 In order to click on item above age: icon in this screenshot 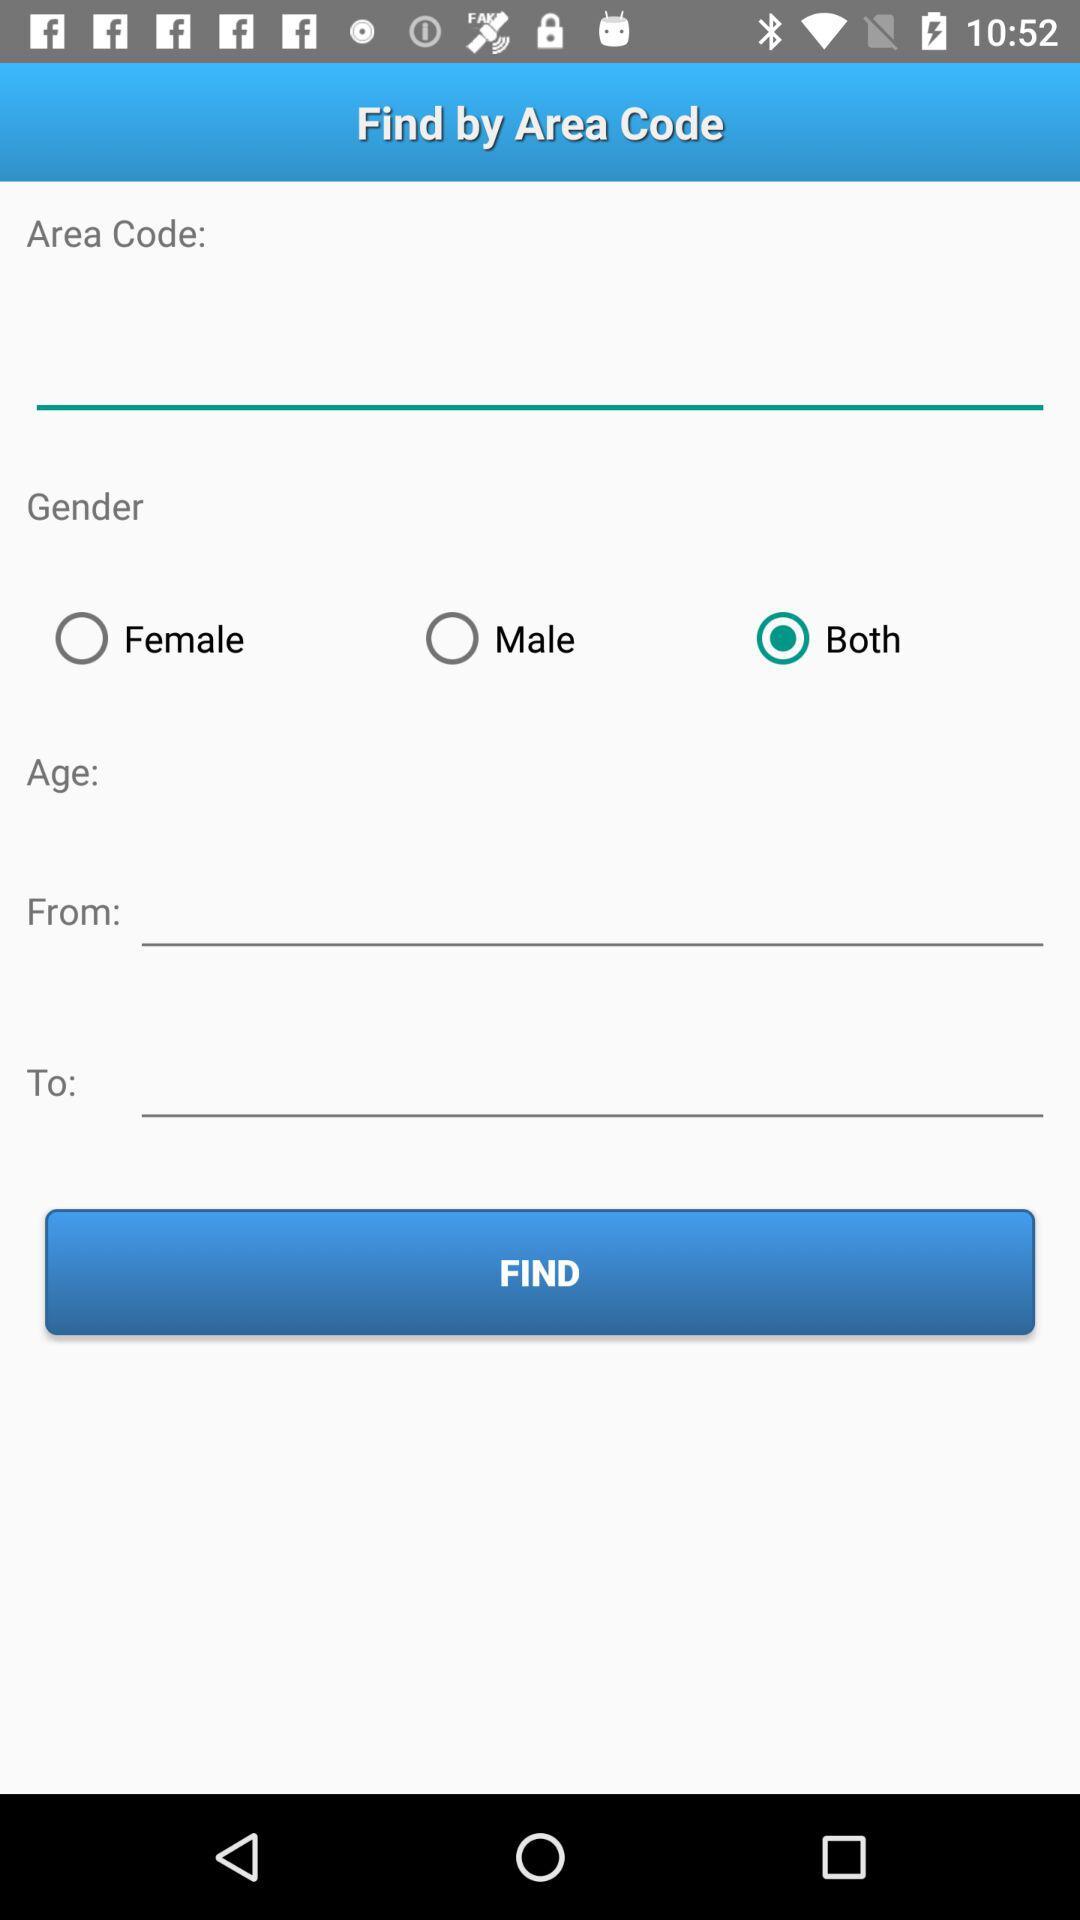, I will do `click(211, 637)`.